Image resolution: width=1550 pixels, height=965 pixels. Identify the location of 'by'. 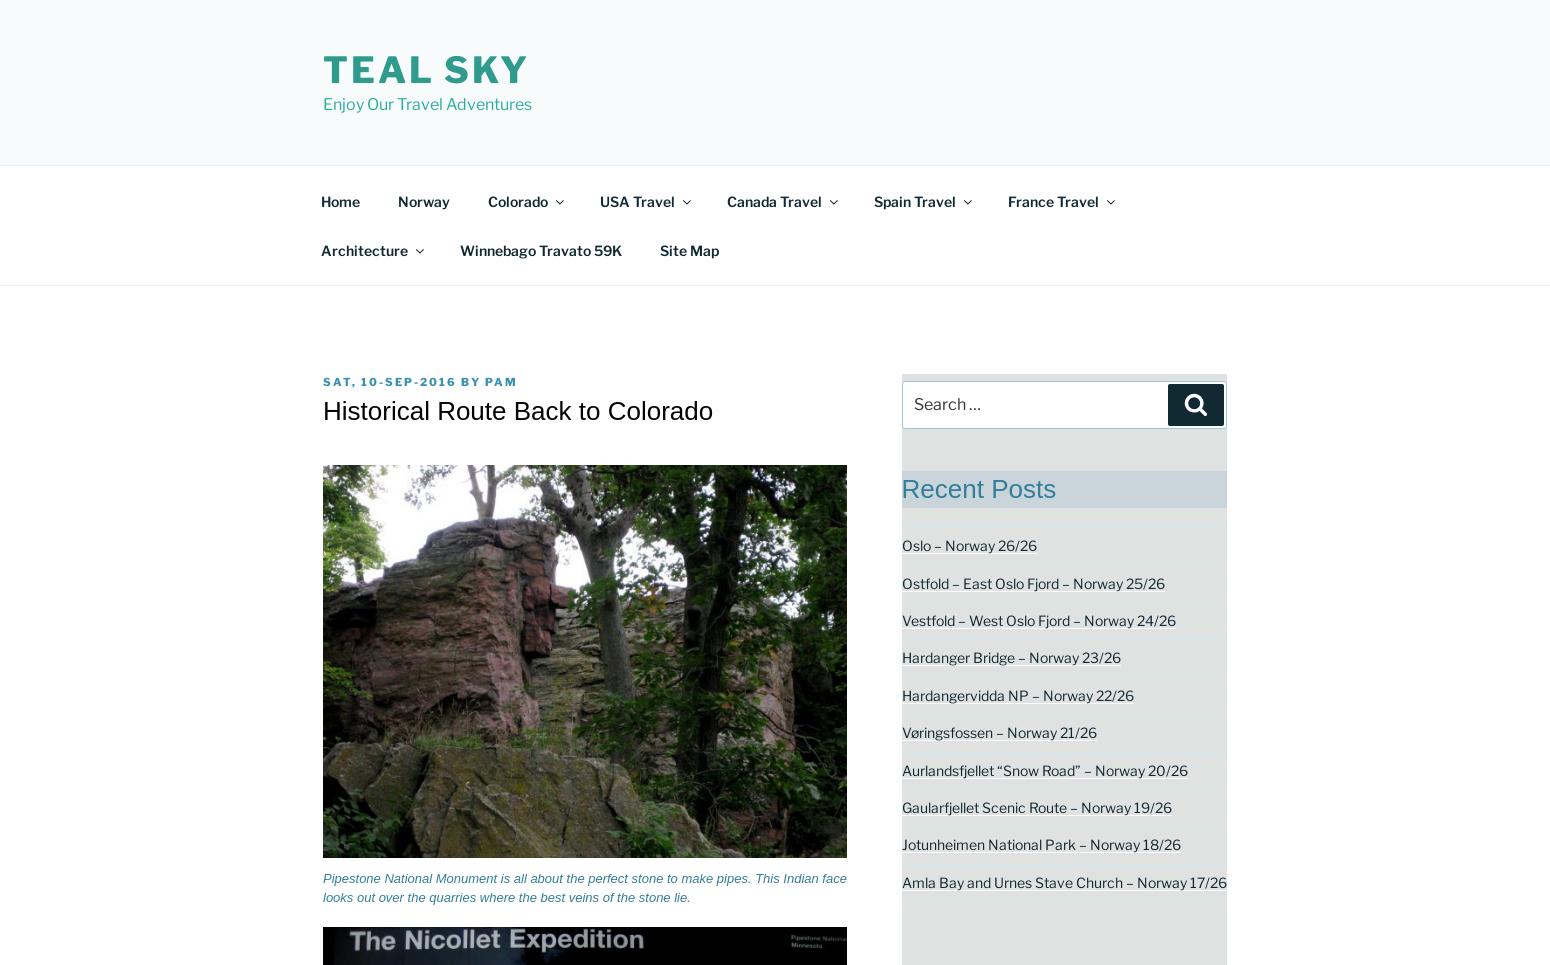
(470, 381).